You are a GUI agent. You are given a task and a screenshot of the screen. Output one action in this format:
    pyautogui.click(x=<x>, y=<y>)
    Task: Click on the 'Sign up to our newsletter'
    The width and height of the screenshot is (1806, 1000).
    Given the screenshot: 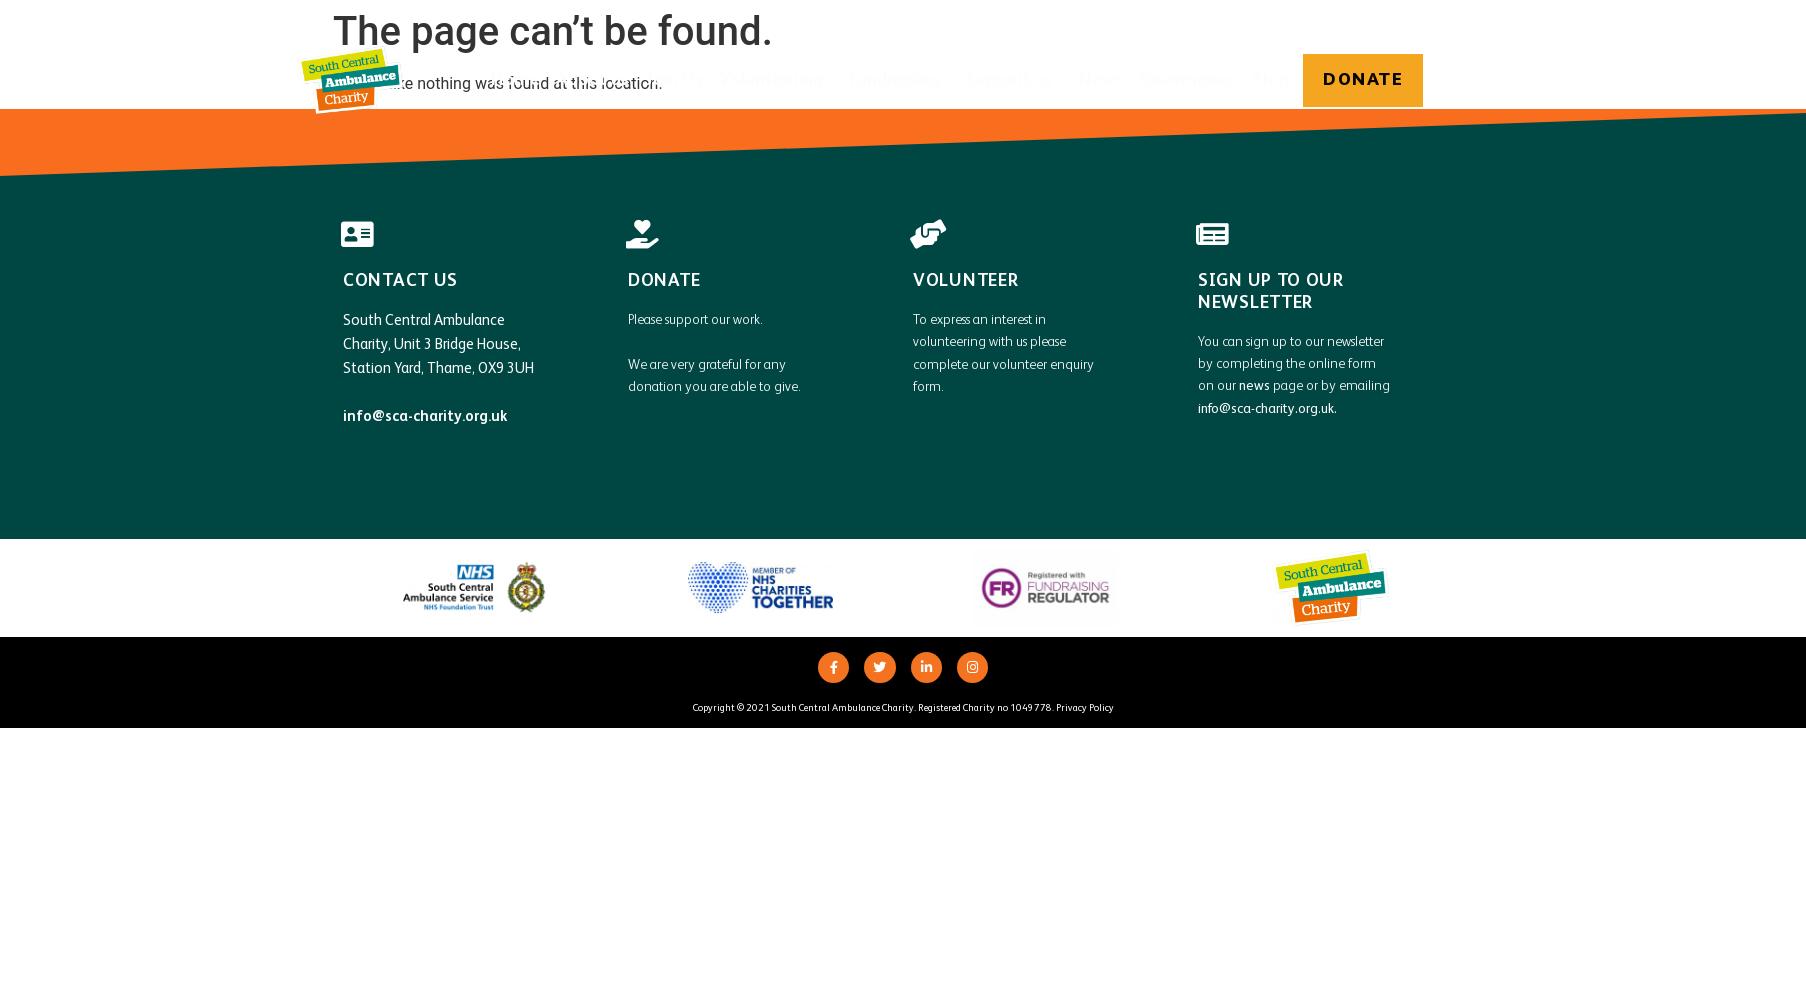 What is the action you would take?
    pyautogui.click(x=1270, y=291)
    